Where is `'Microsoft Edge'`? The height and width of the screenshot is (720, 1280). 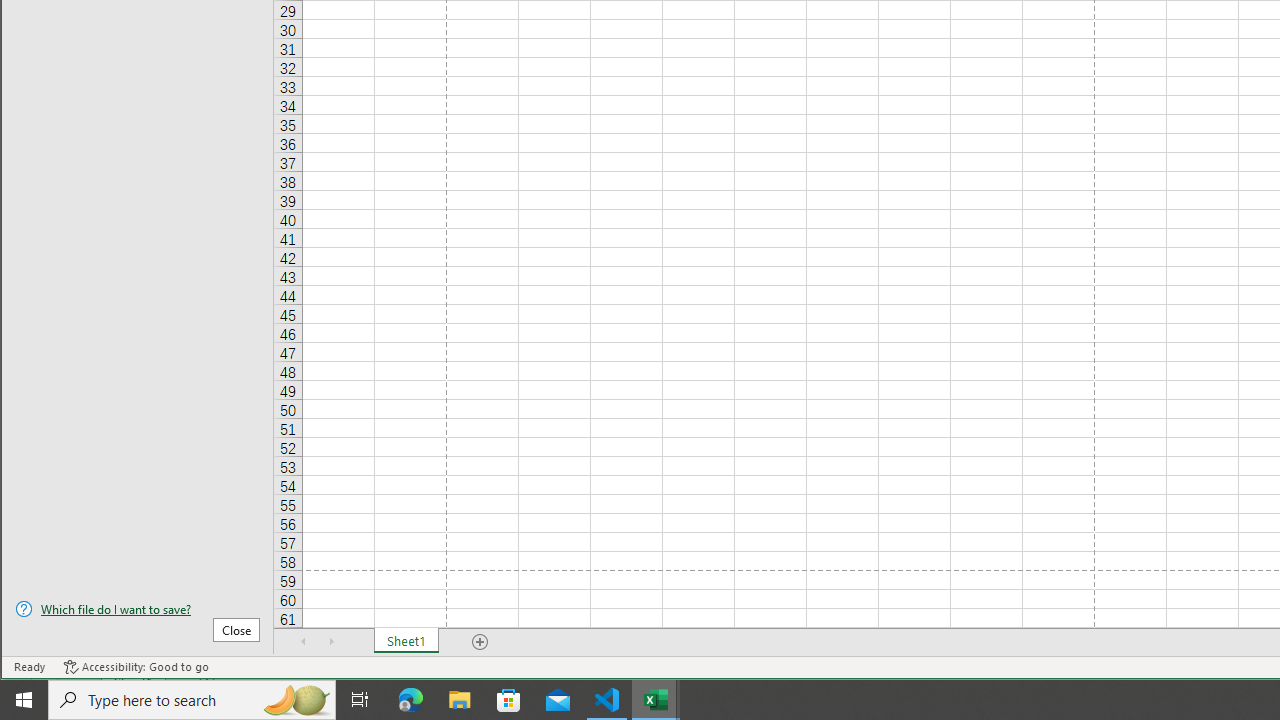
'Microsoft Edge' is located at coordinates (410, 698).